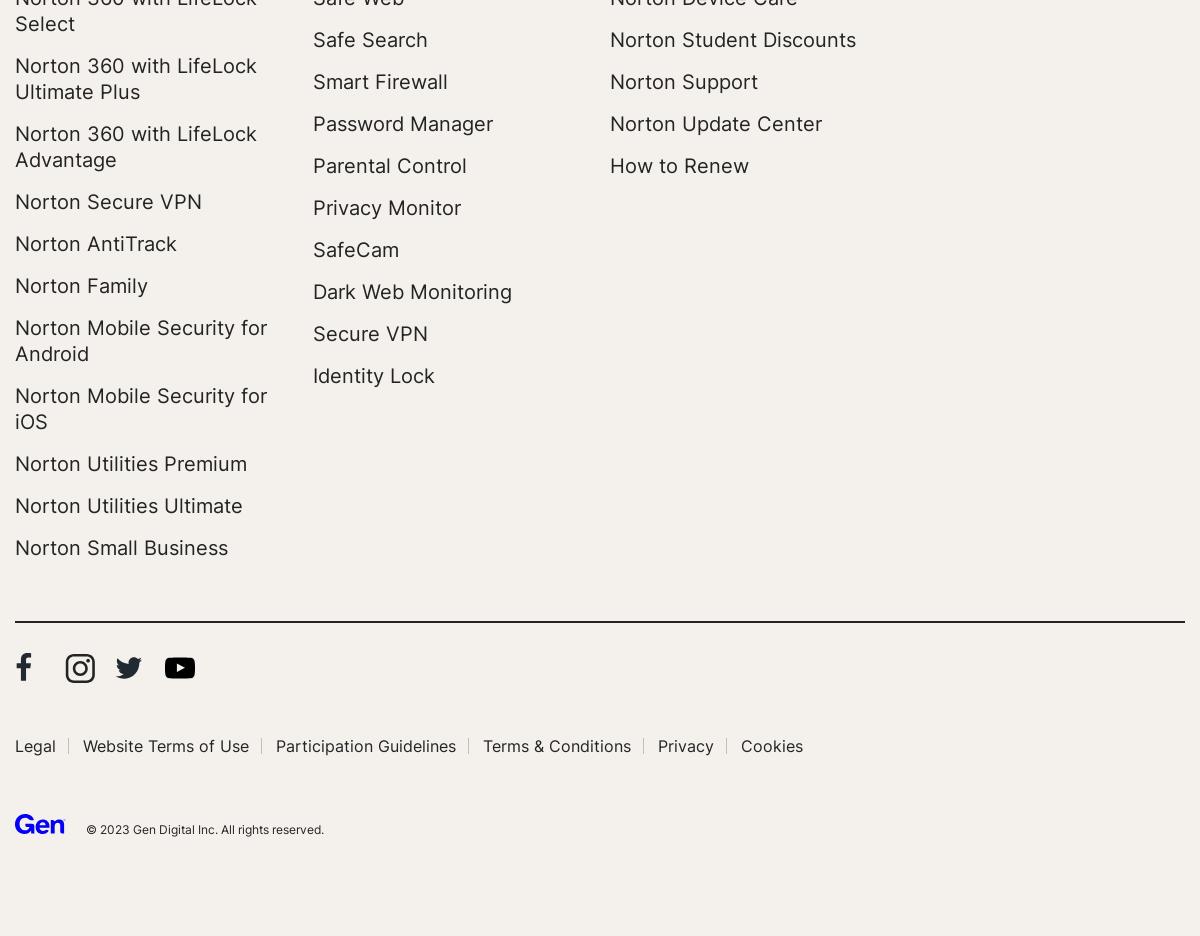  I want to click on '© 2023 Gen Digital Inc. All rights reserved.', so click(203, 829).